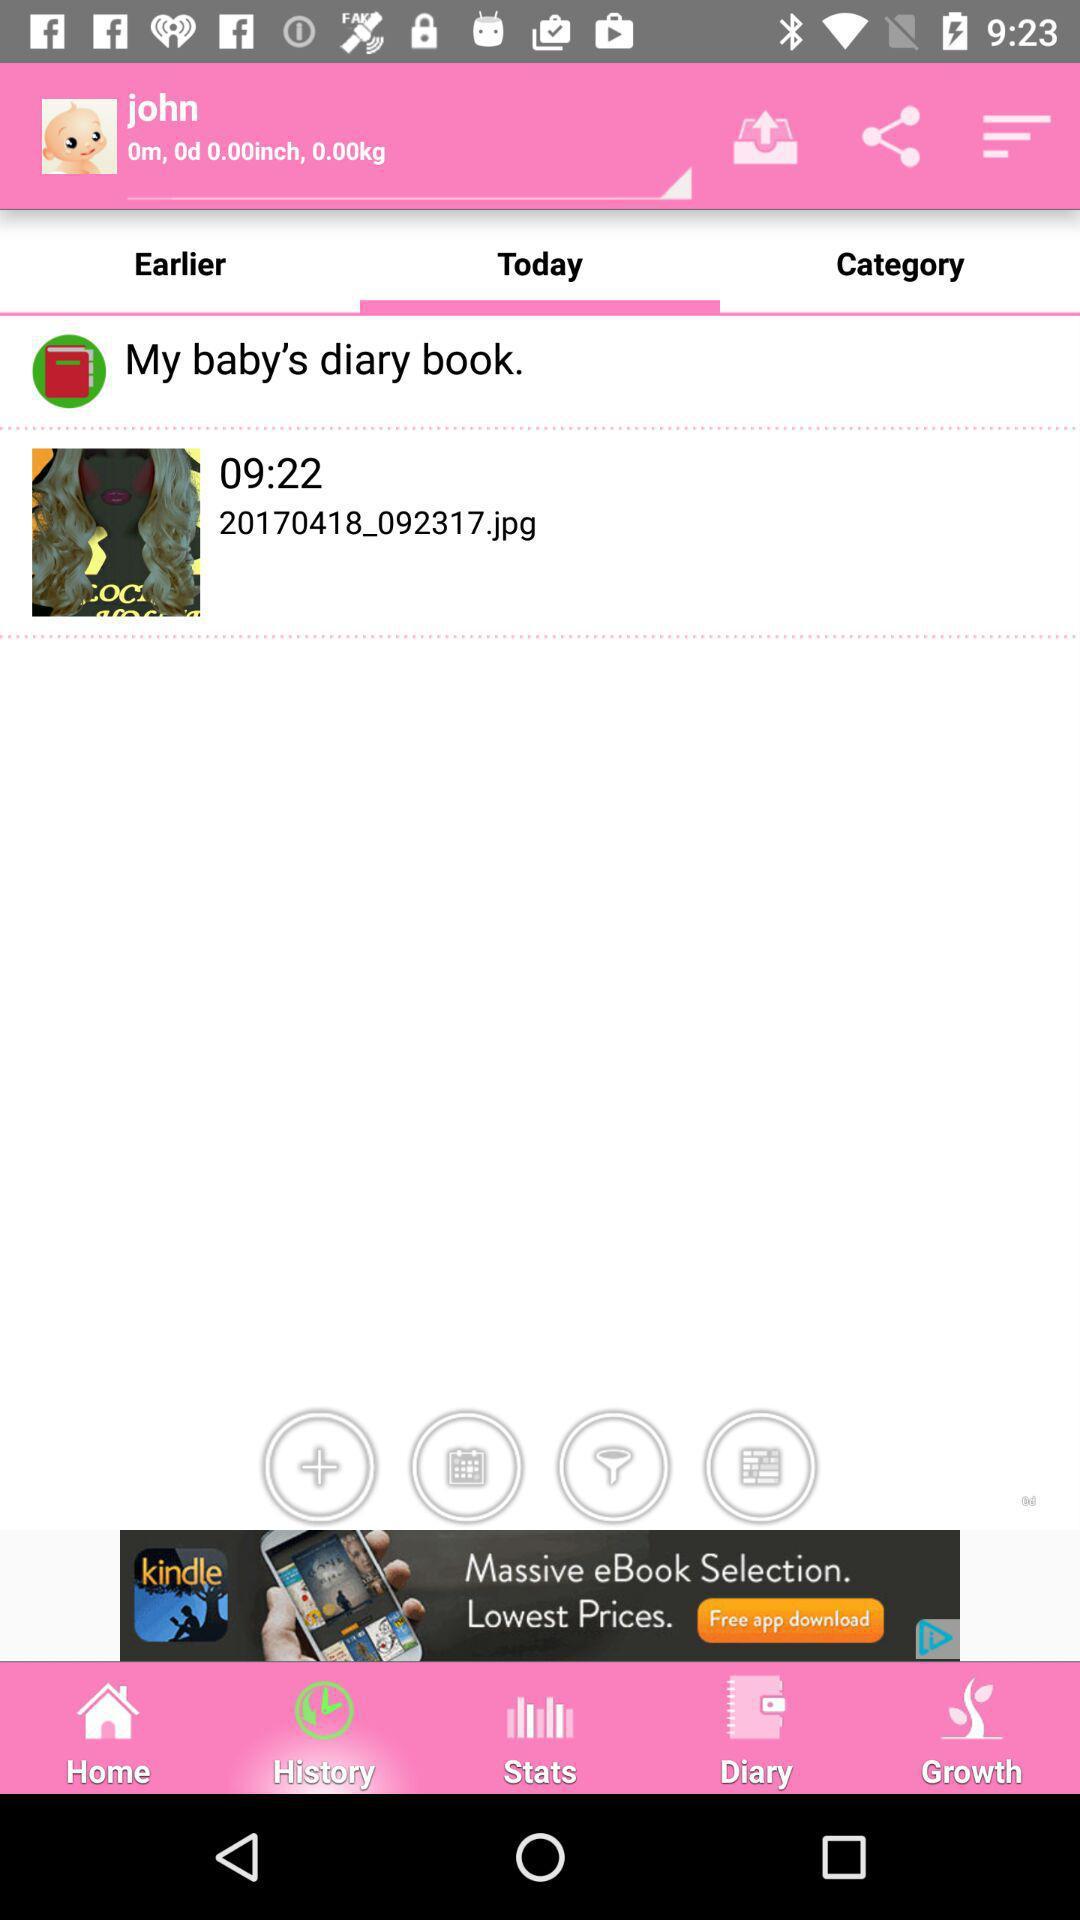  What do you see at coordinates (540, 1594) in the screenshot?
I see `advertisements` at bounding box center [540, 1594].